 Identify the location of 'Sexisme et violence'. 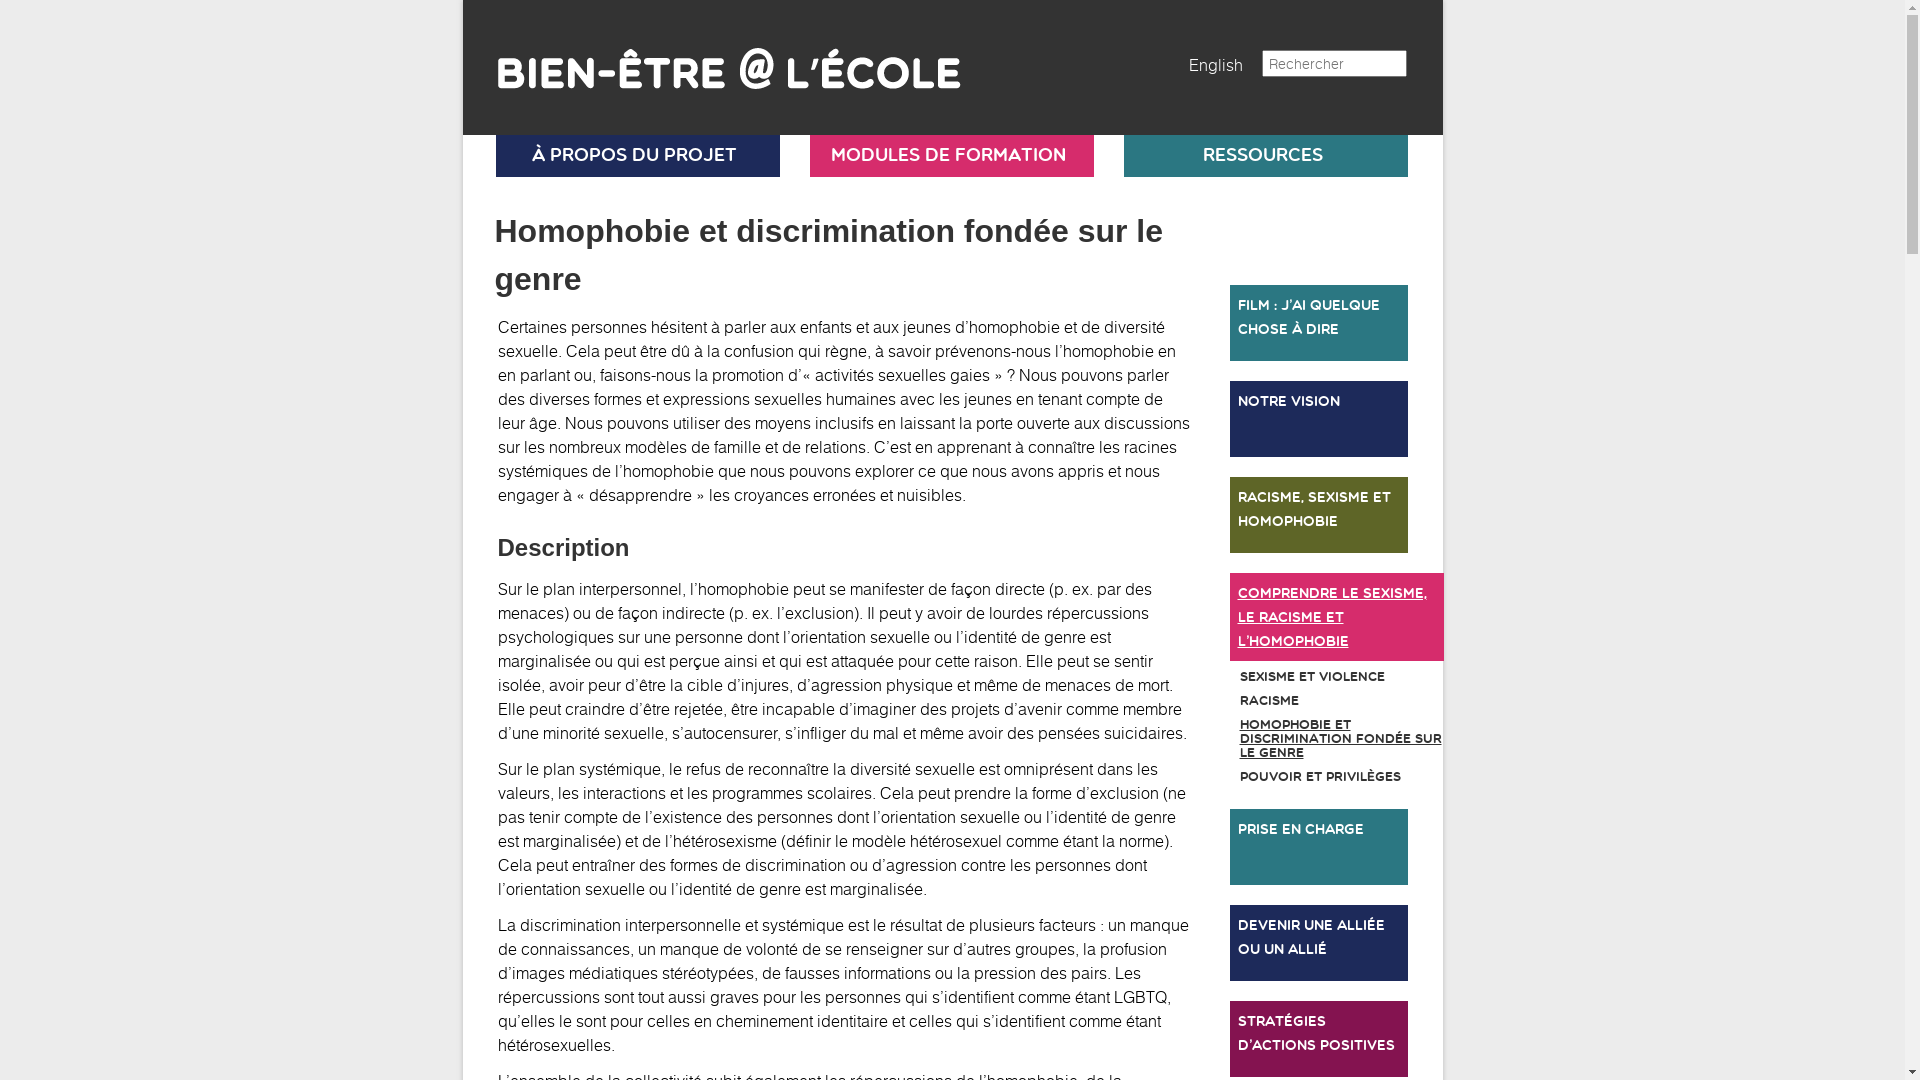
(1319, 676).